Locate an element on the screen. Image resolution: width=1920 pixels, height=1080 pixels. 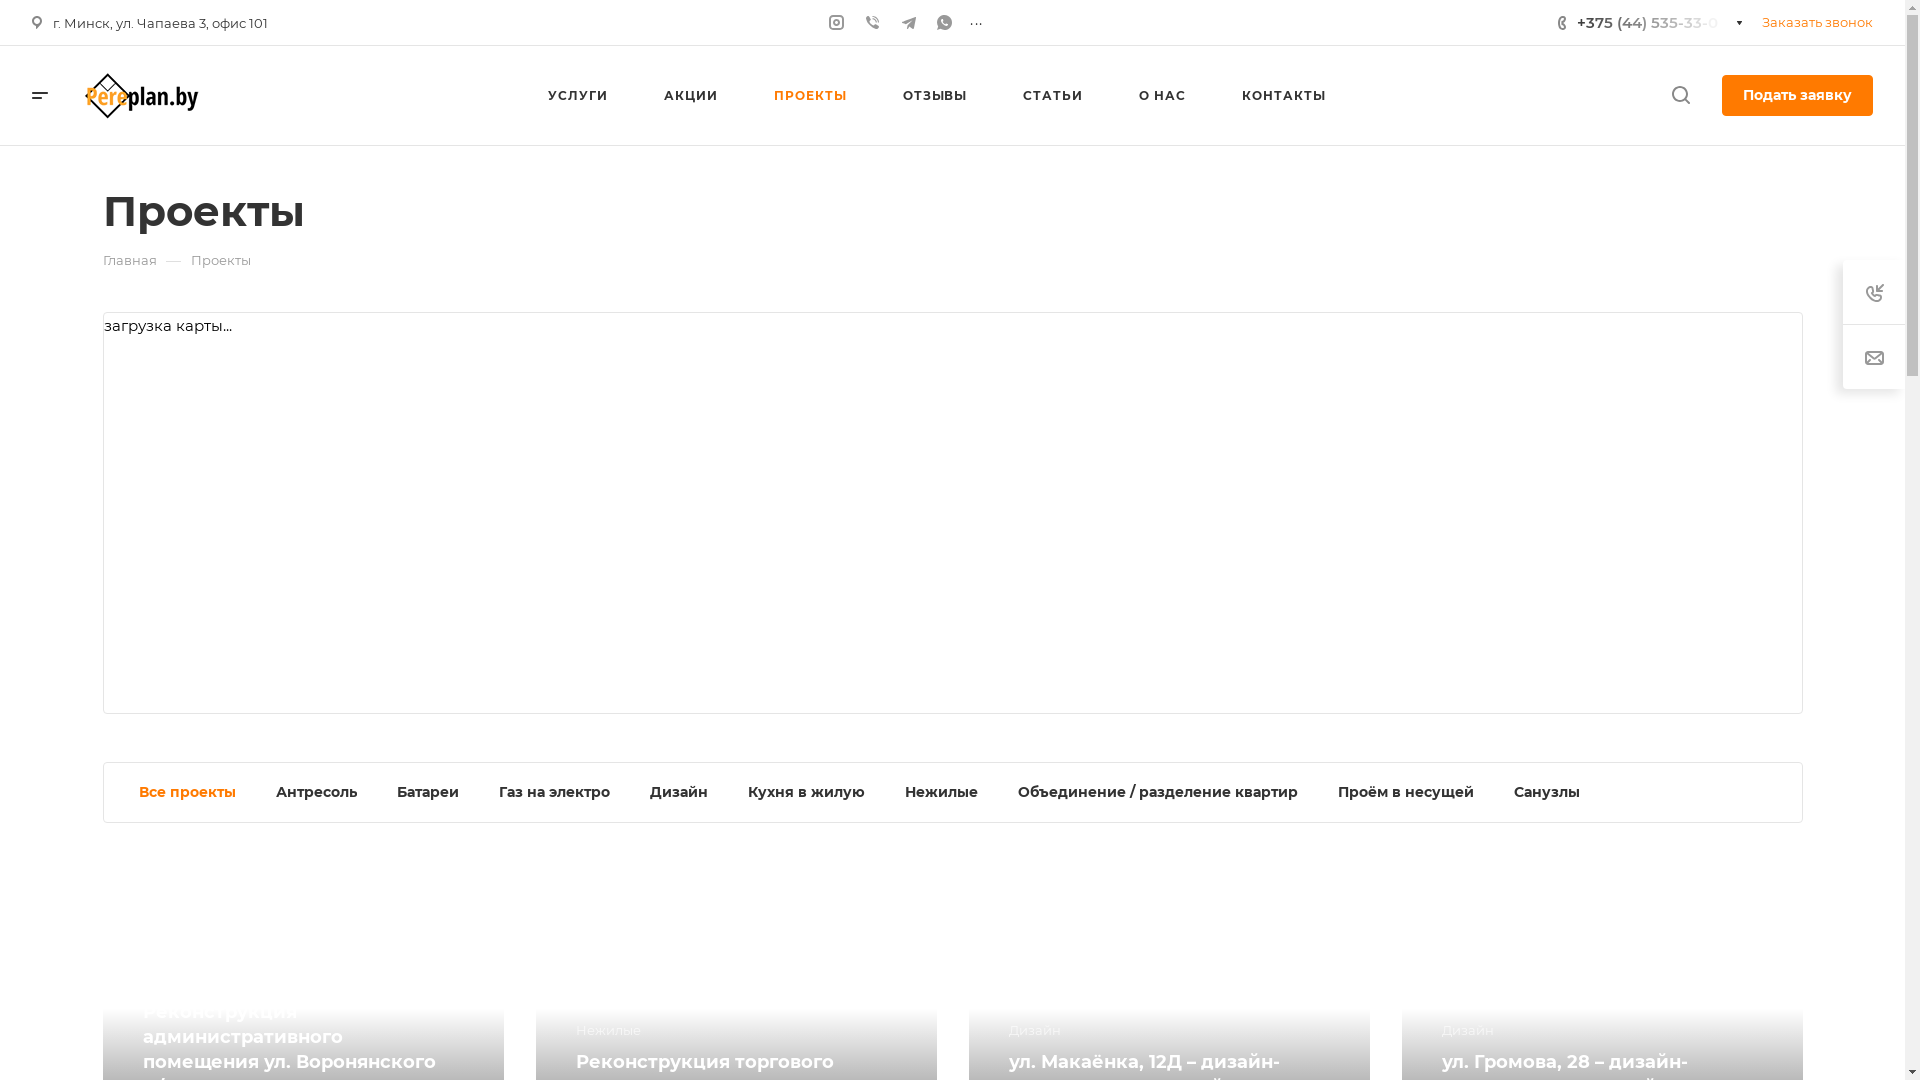
'Telegram' is located at coordinates (907, 22).